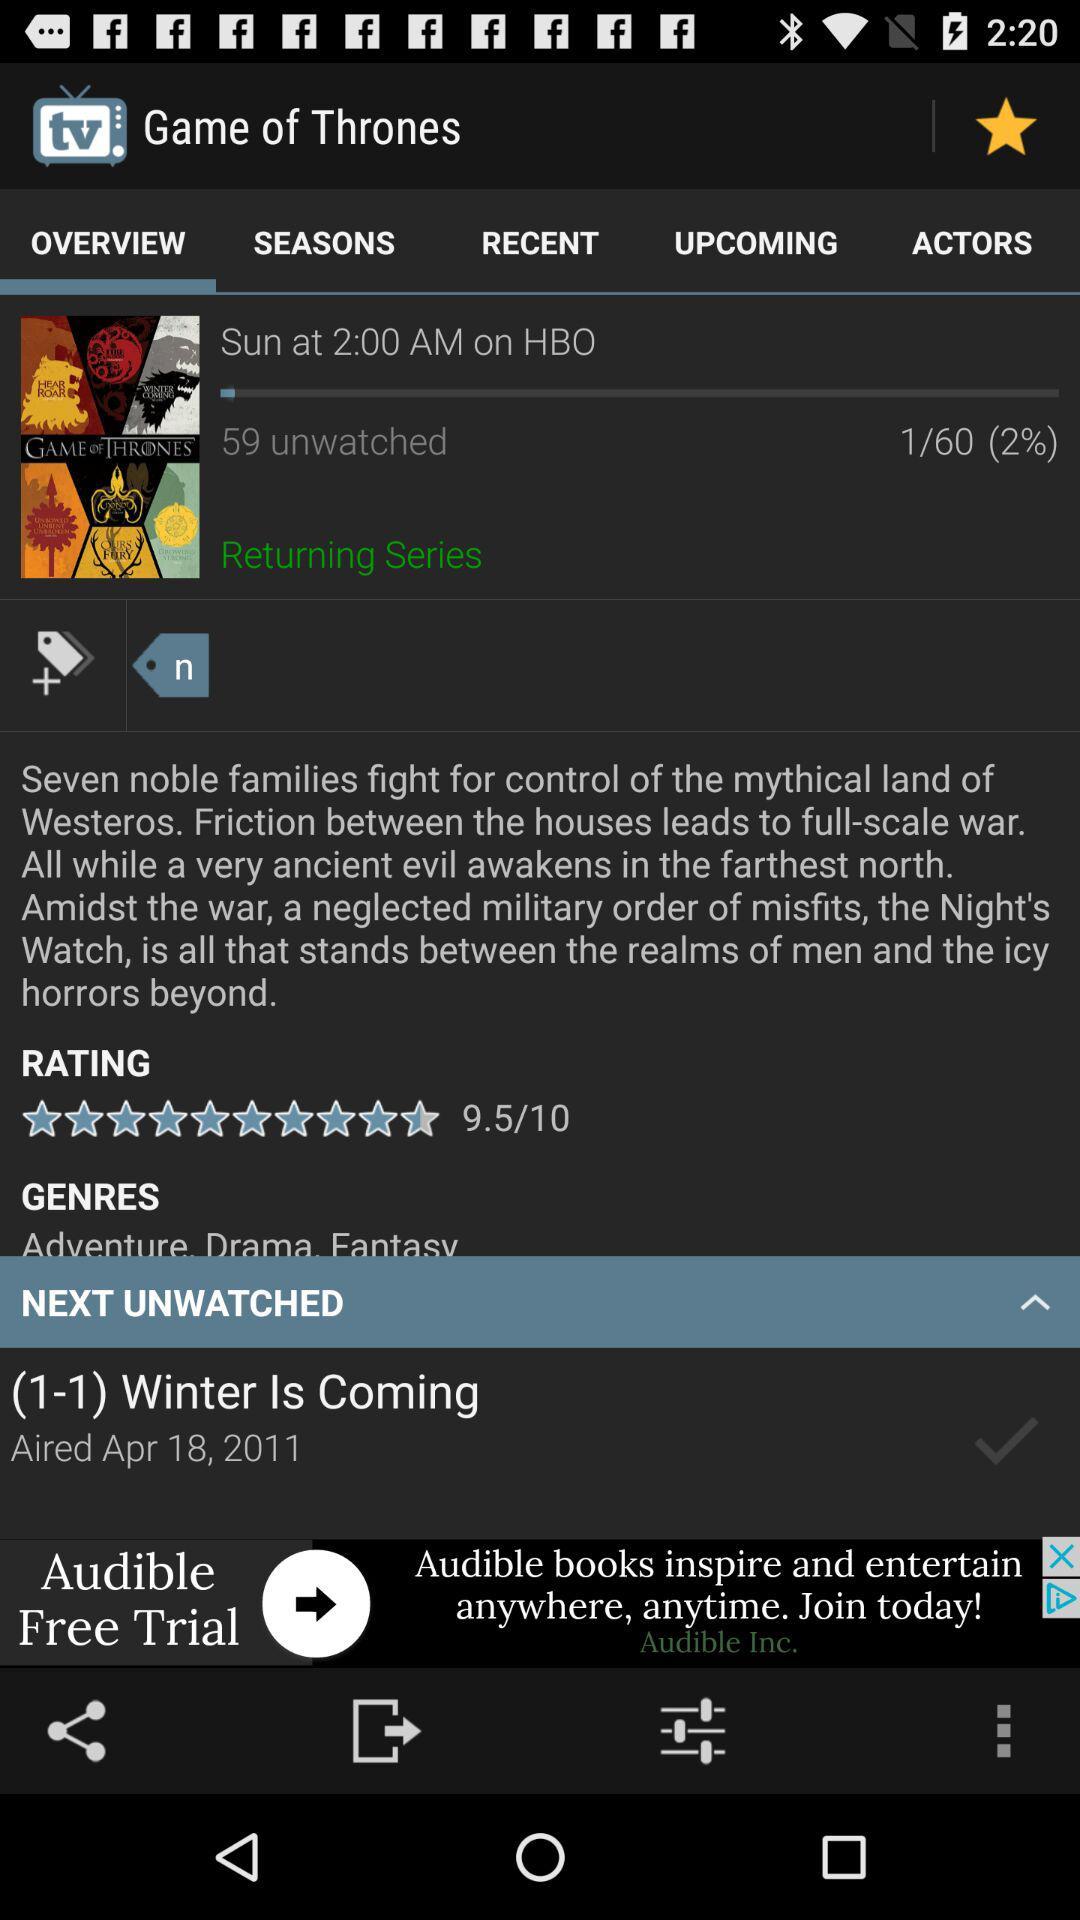 This screenshot has height=1920, width=1080. What do you see at coordinates (1006, 1542) in the screenshot?
I see `the check icon` at bounding box center [1006, 1542].